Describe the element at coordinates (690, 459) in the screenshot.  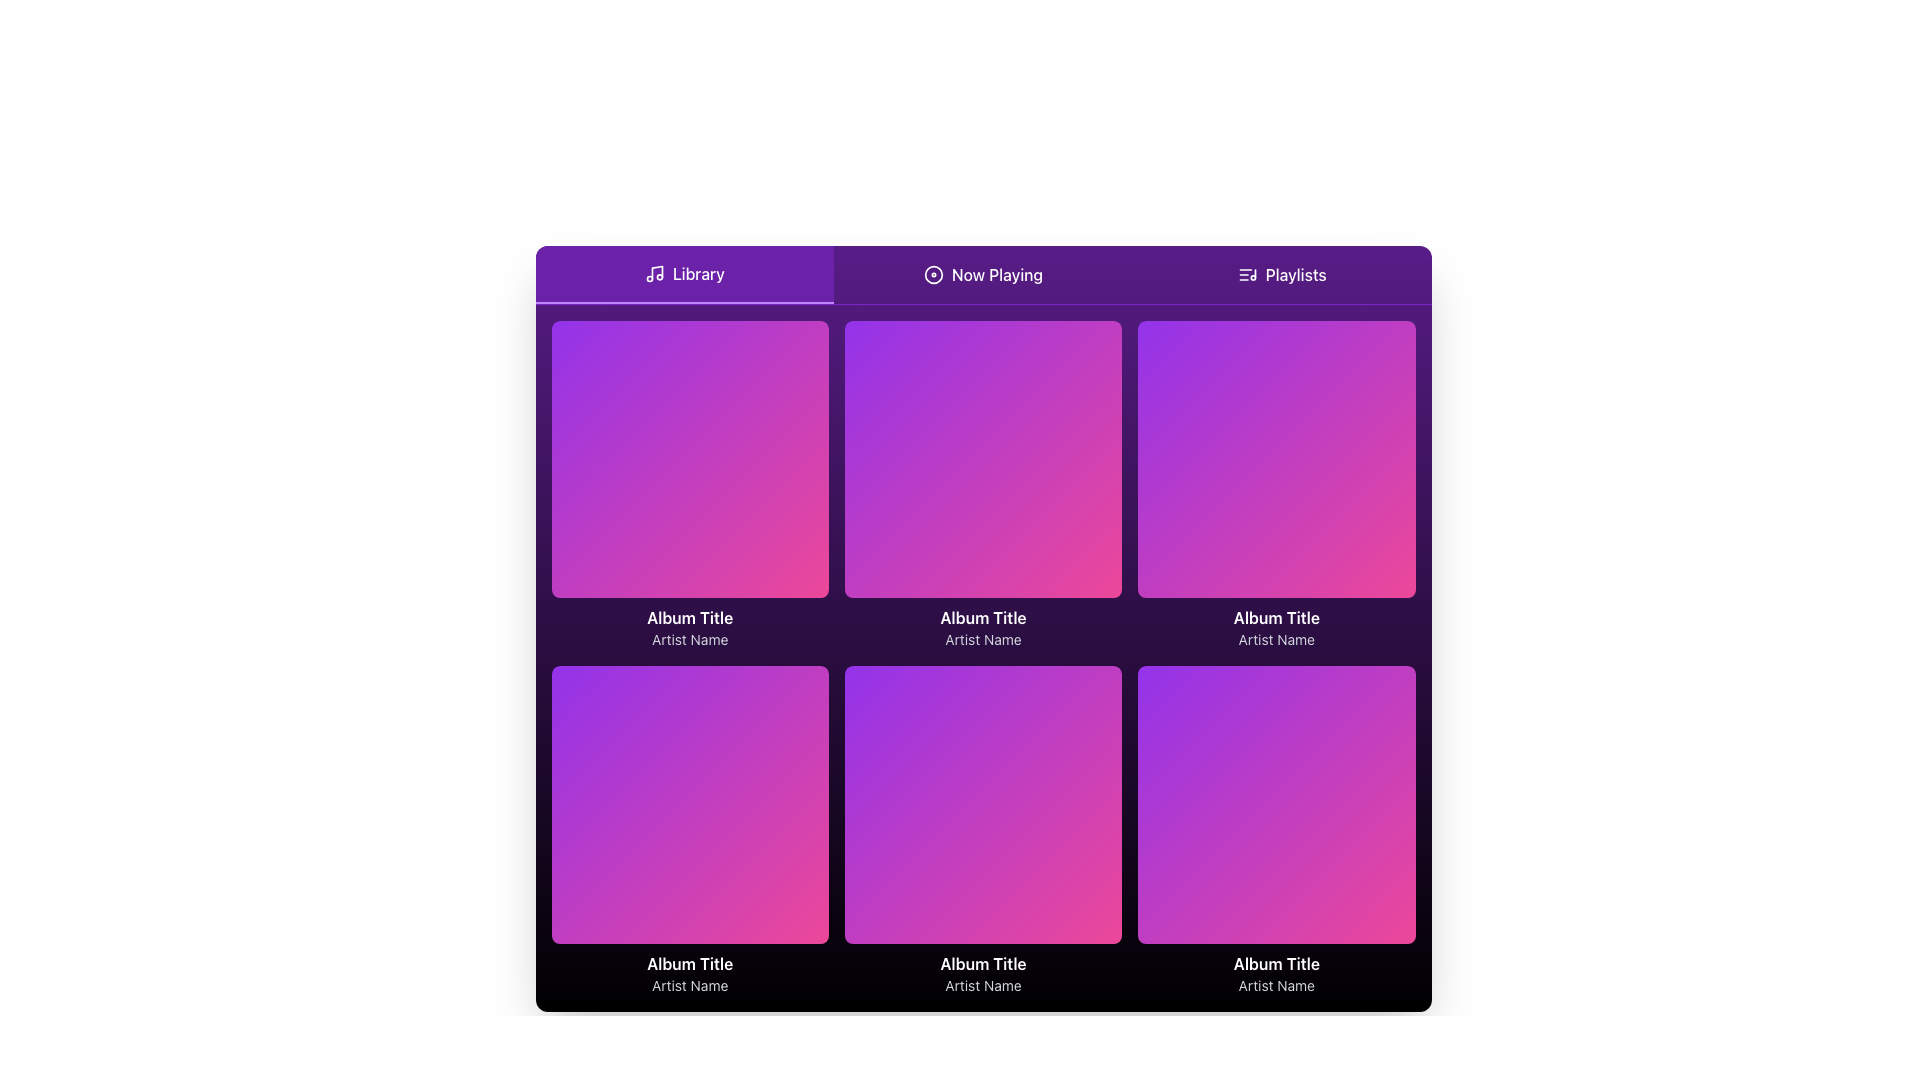
I see `the album cover element located in the first row and first column of the grid layout to interact with it, if enabled` at that location.